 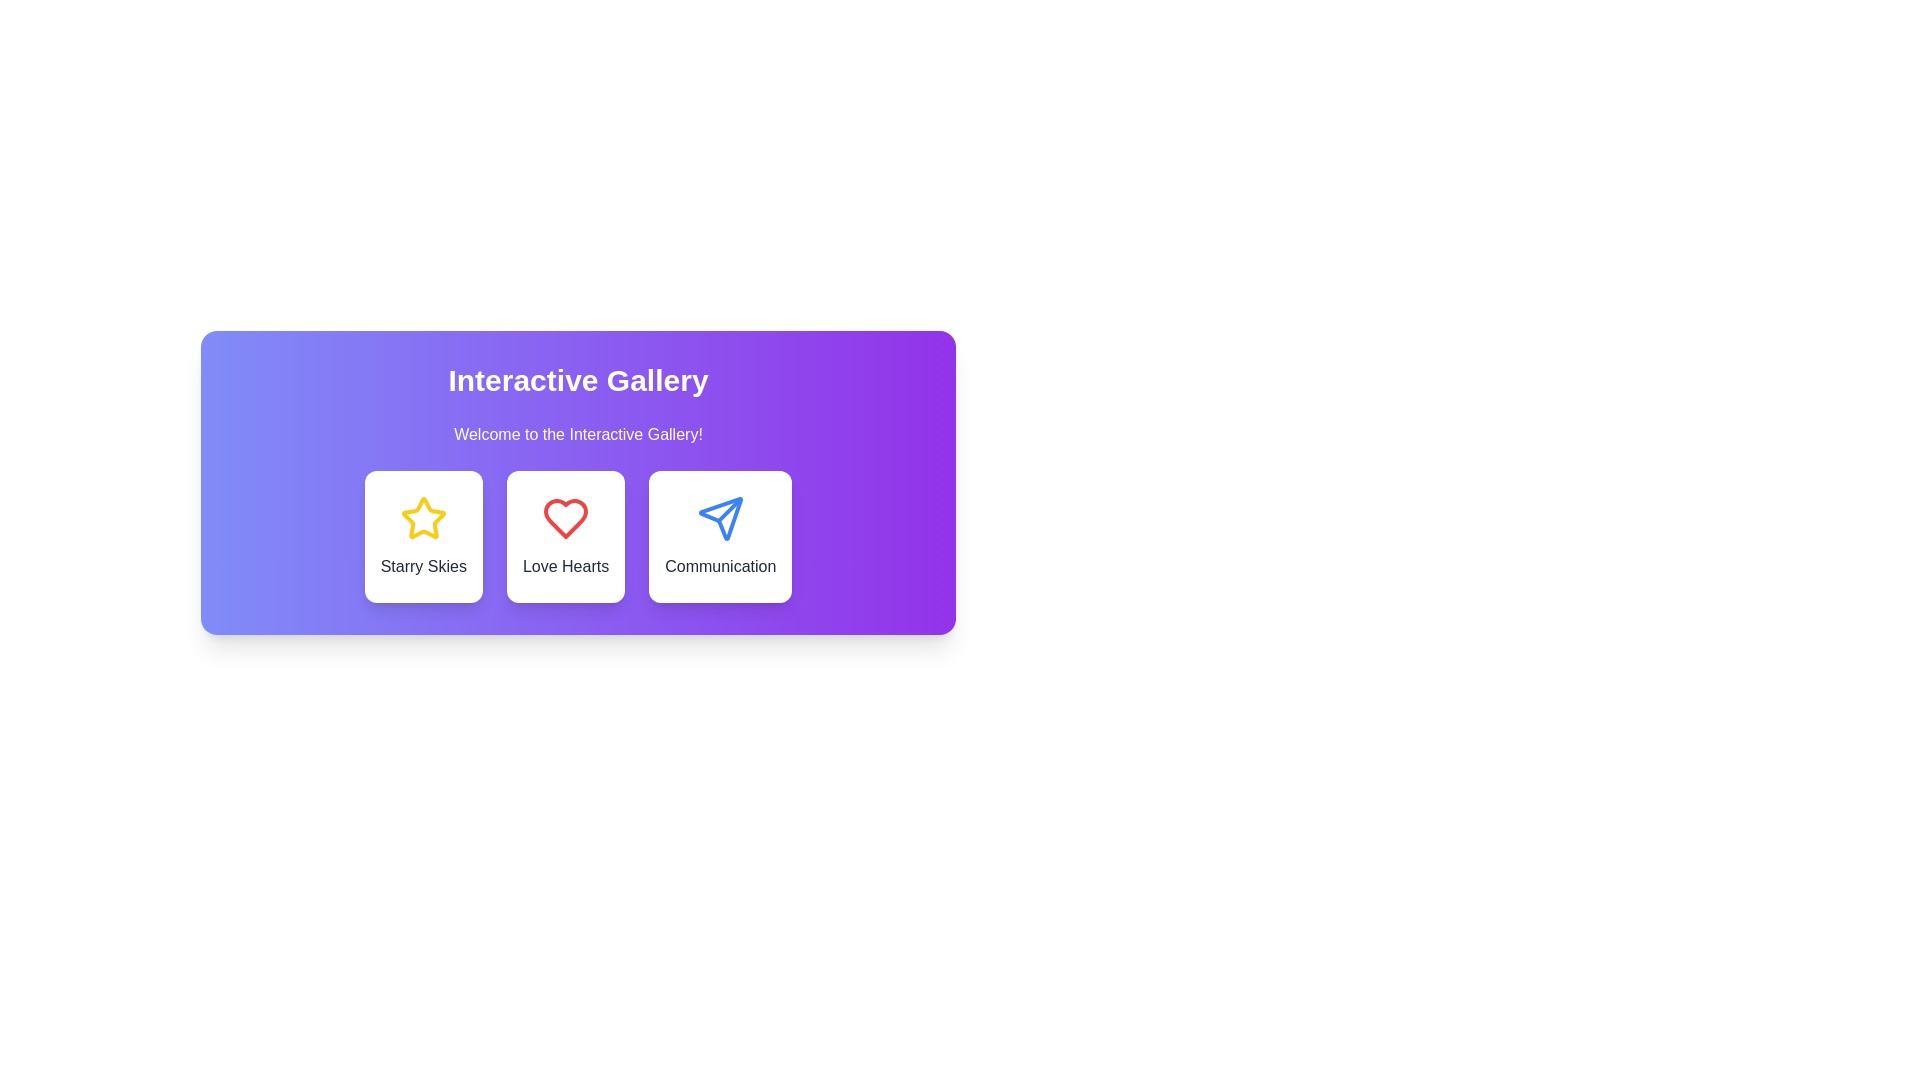 I want to click on the leftmost star icon associated with the title 'Starry Skies' in the first card of the 'Interactive Gallery' section, so click(x=422, y=517).